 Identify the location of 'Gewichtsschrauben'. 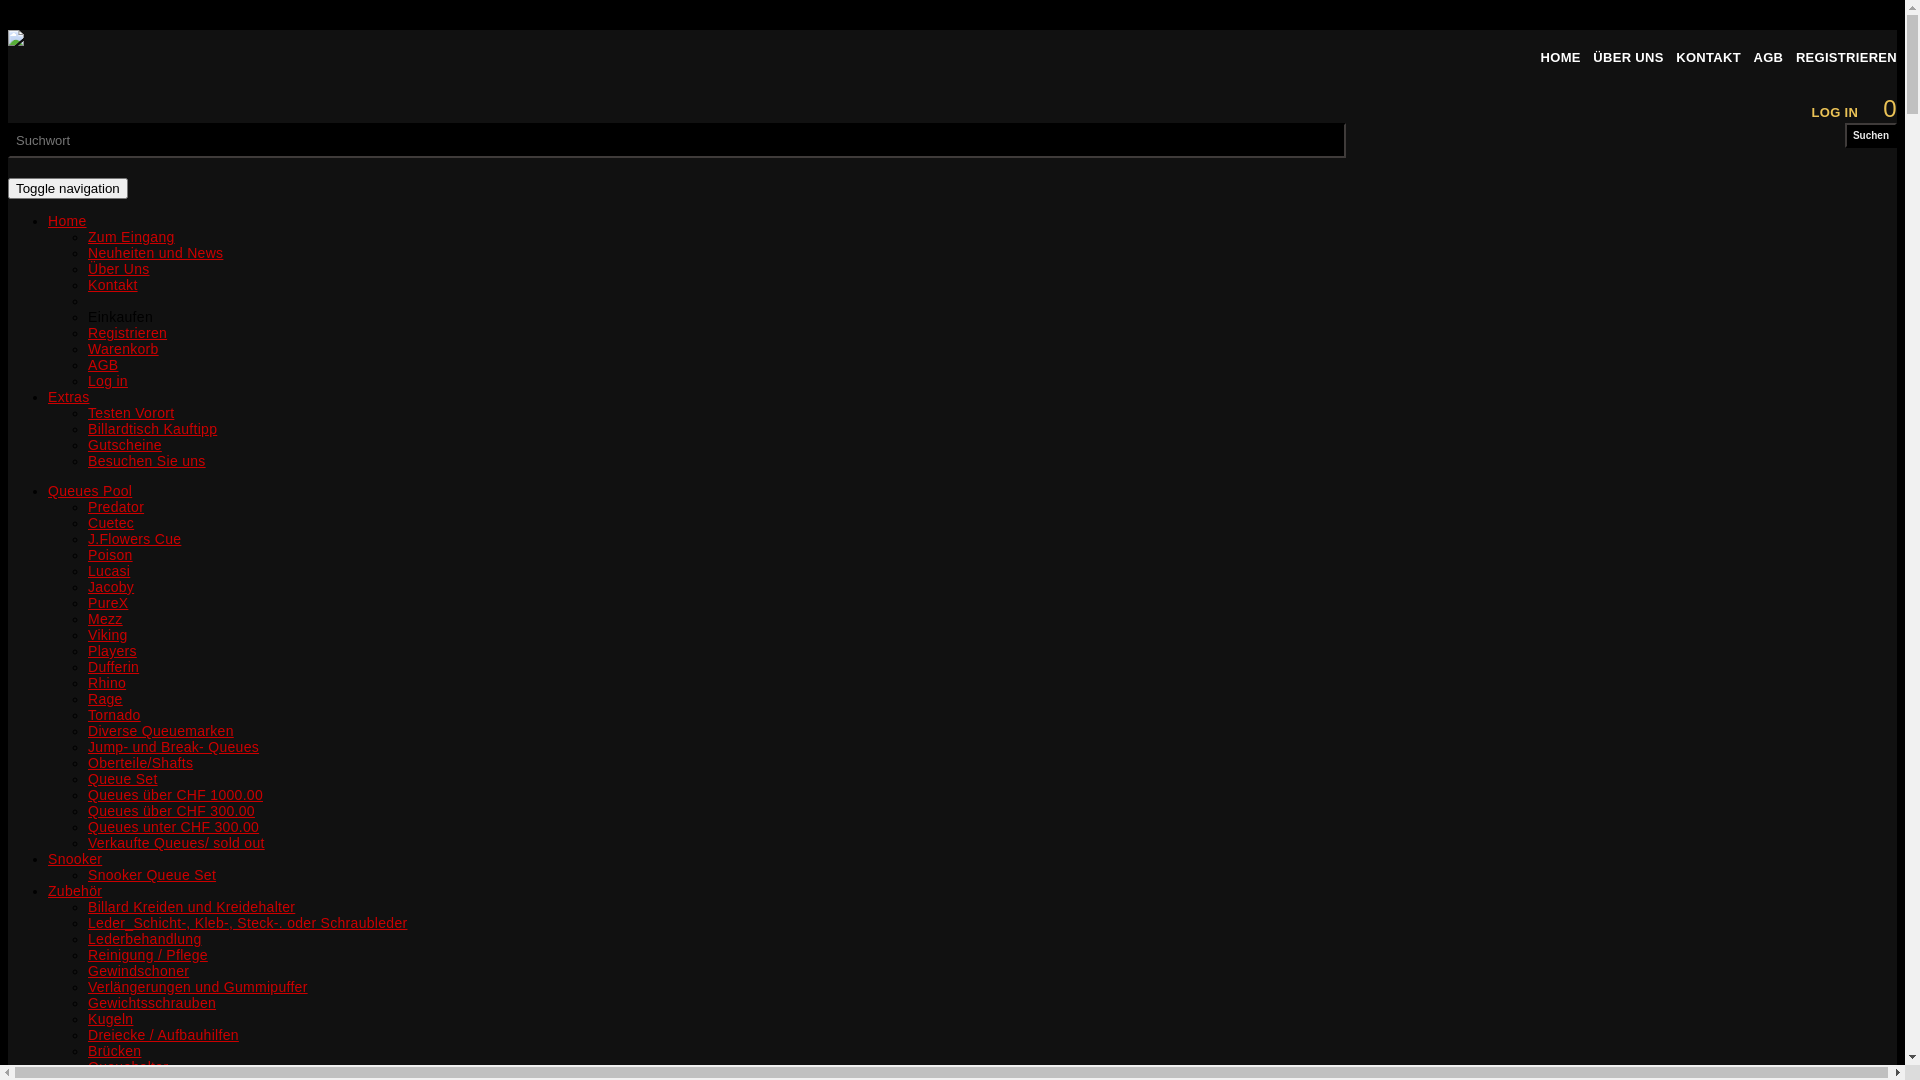
(151, 1002).